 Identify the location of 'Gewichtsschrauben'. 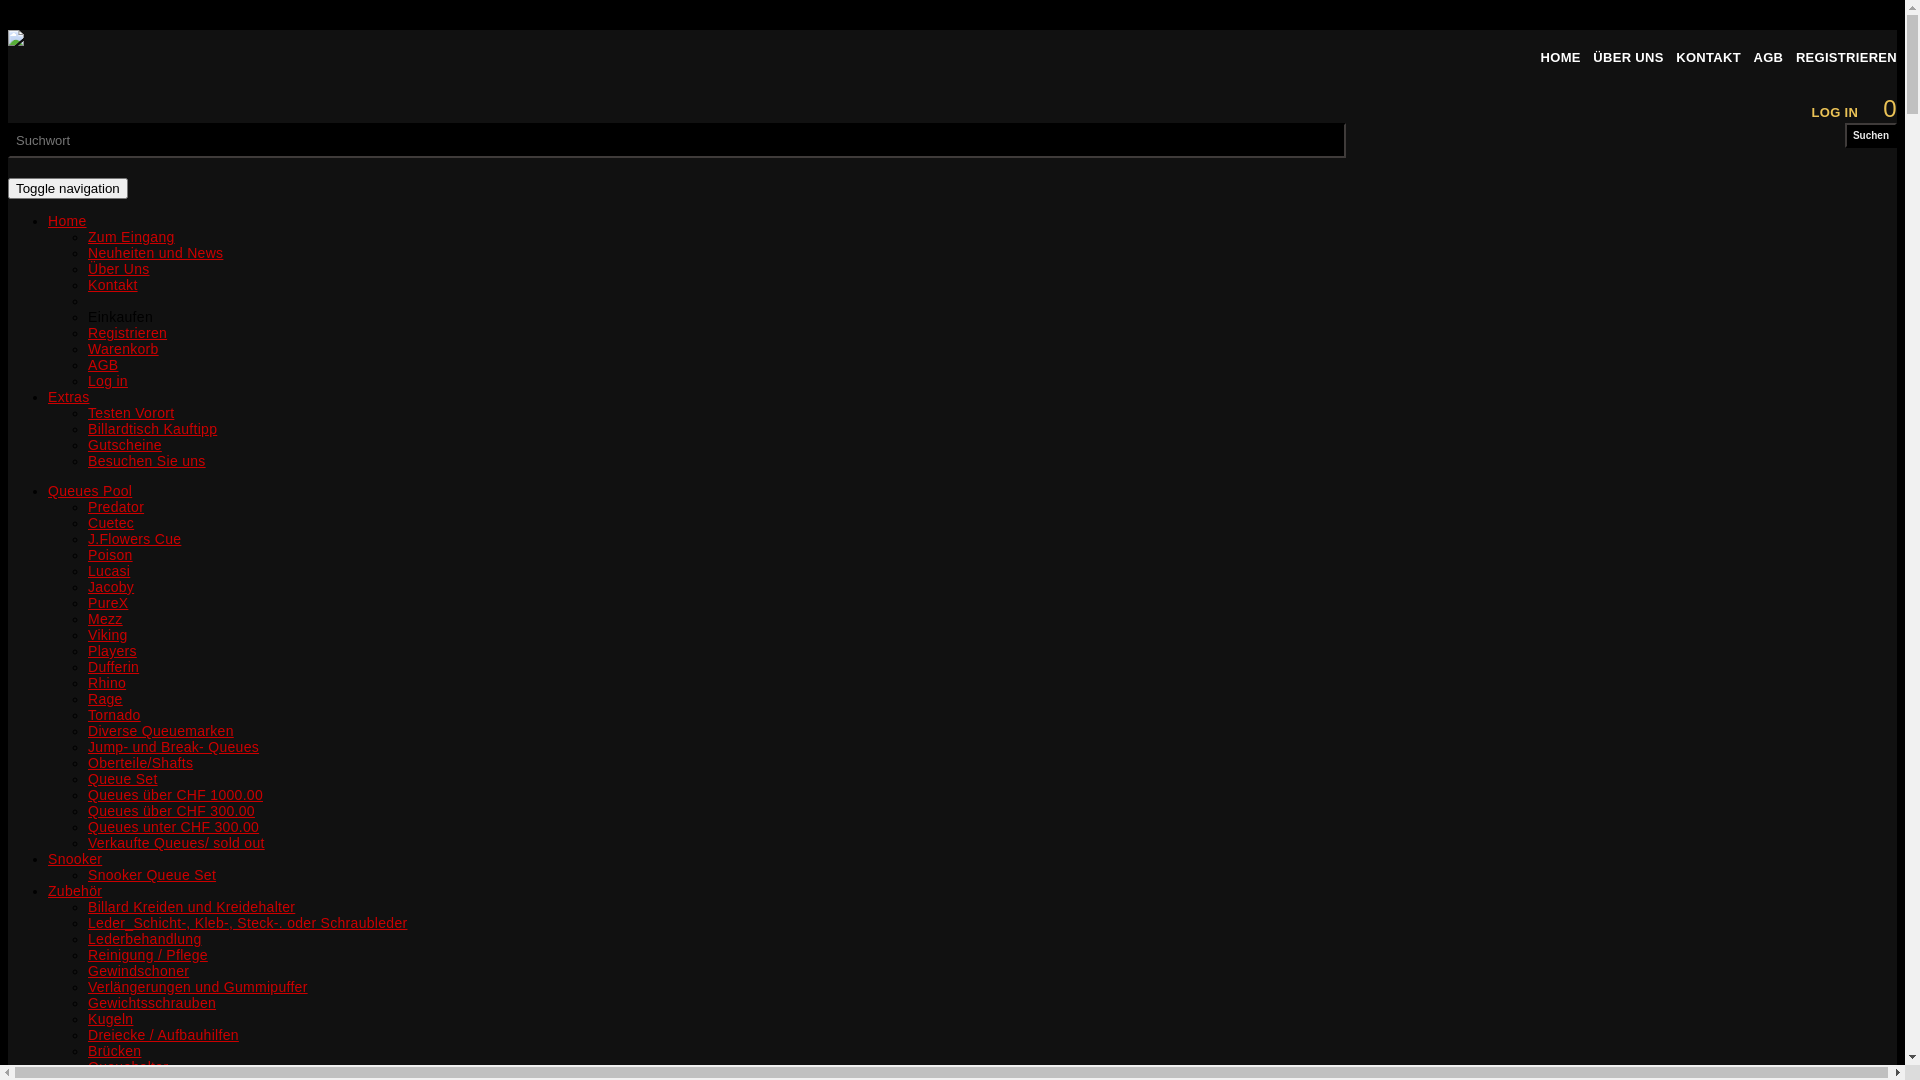
(151, 1002).